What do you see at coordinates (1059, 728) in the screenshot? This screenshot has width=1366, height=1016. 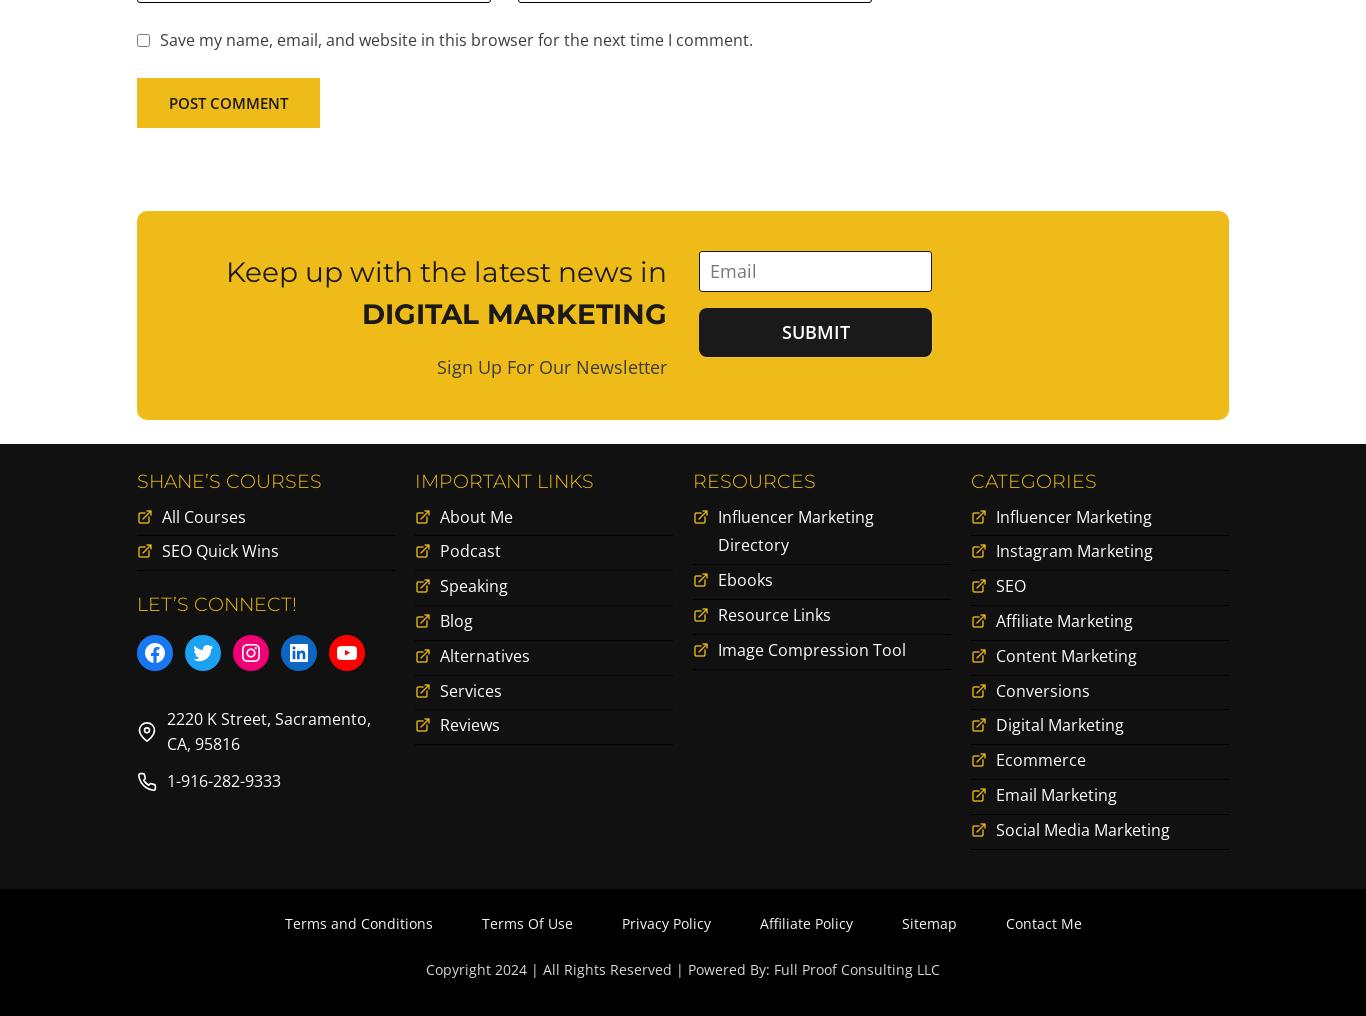 I see `'Digital Marketing'` at bounding box center [1059, 728].